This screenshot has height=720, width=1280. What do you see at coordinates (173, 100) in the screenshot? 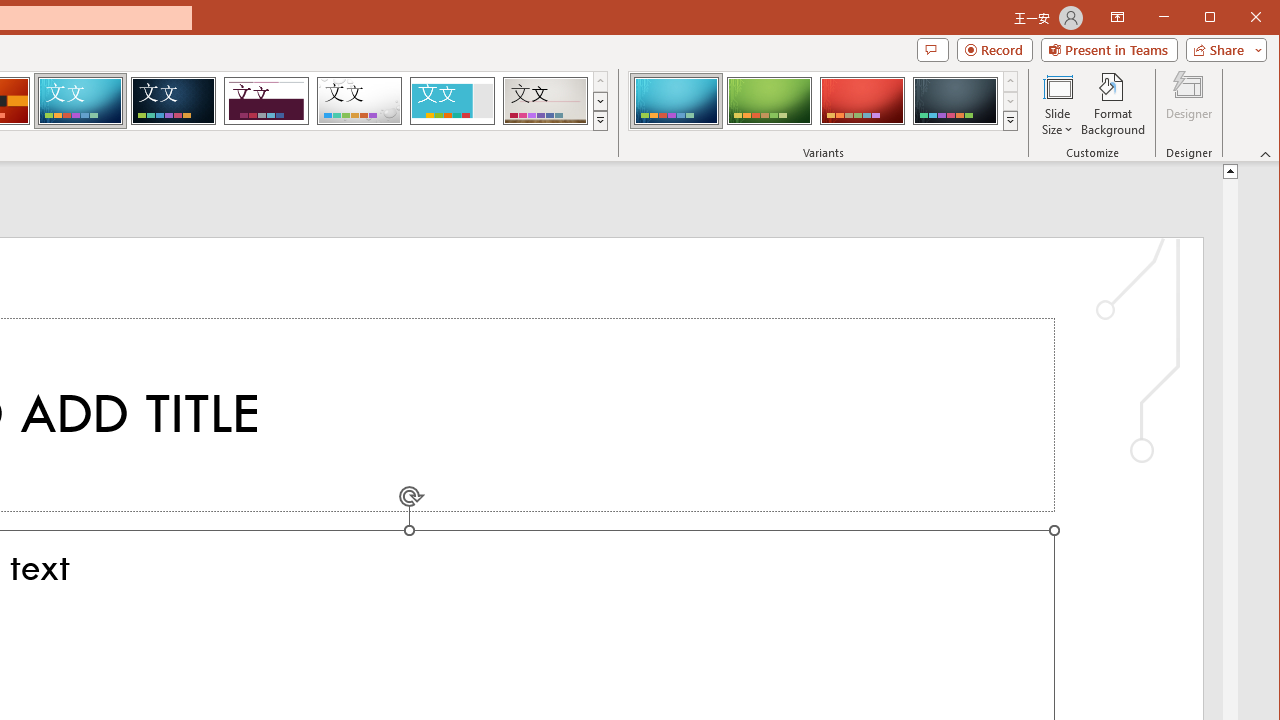
I see `'Damask'` at bounding box center [173, 100].